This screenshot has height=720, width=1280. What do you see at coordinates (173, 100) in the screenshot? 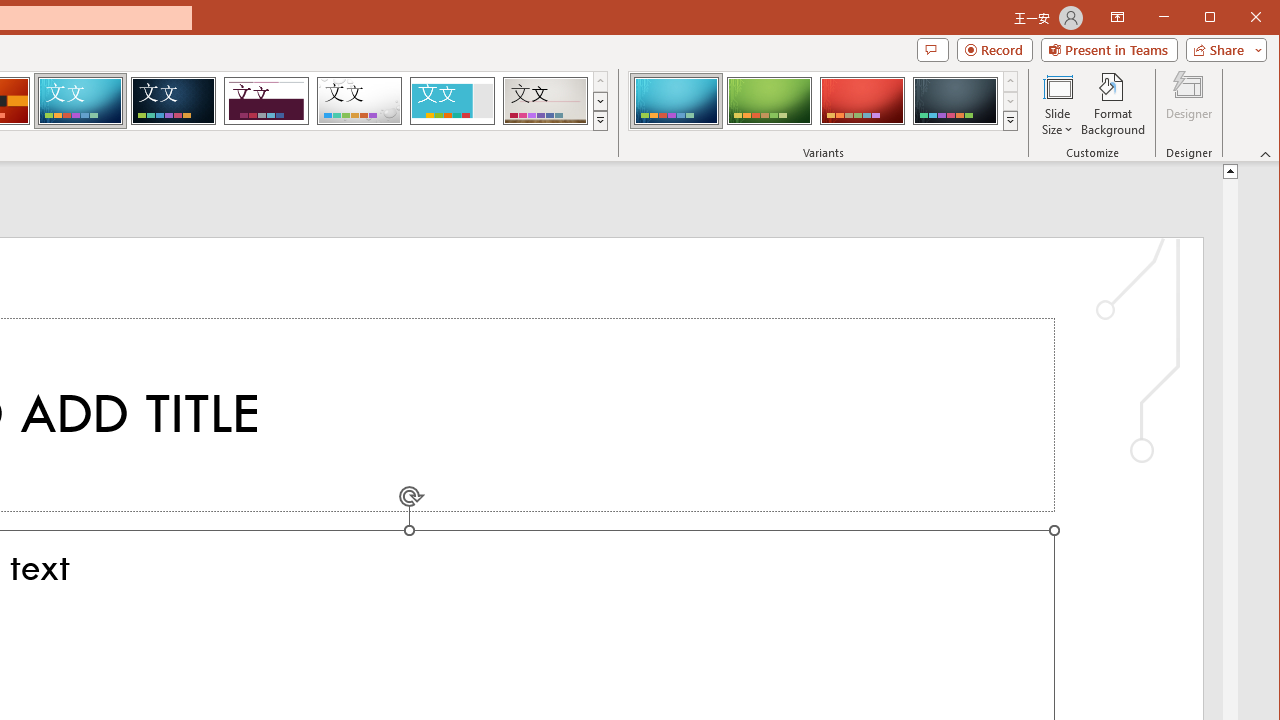
I see `'Damask'` at bounding box center [173, 100].